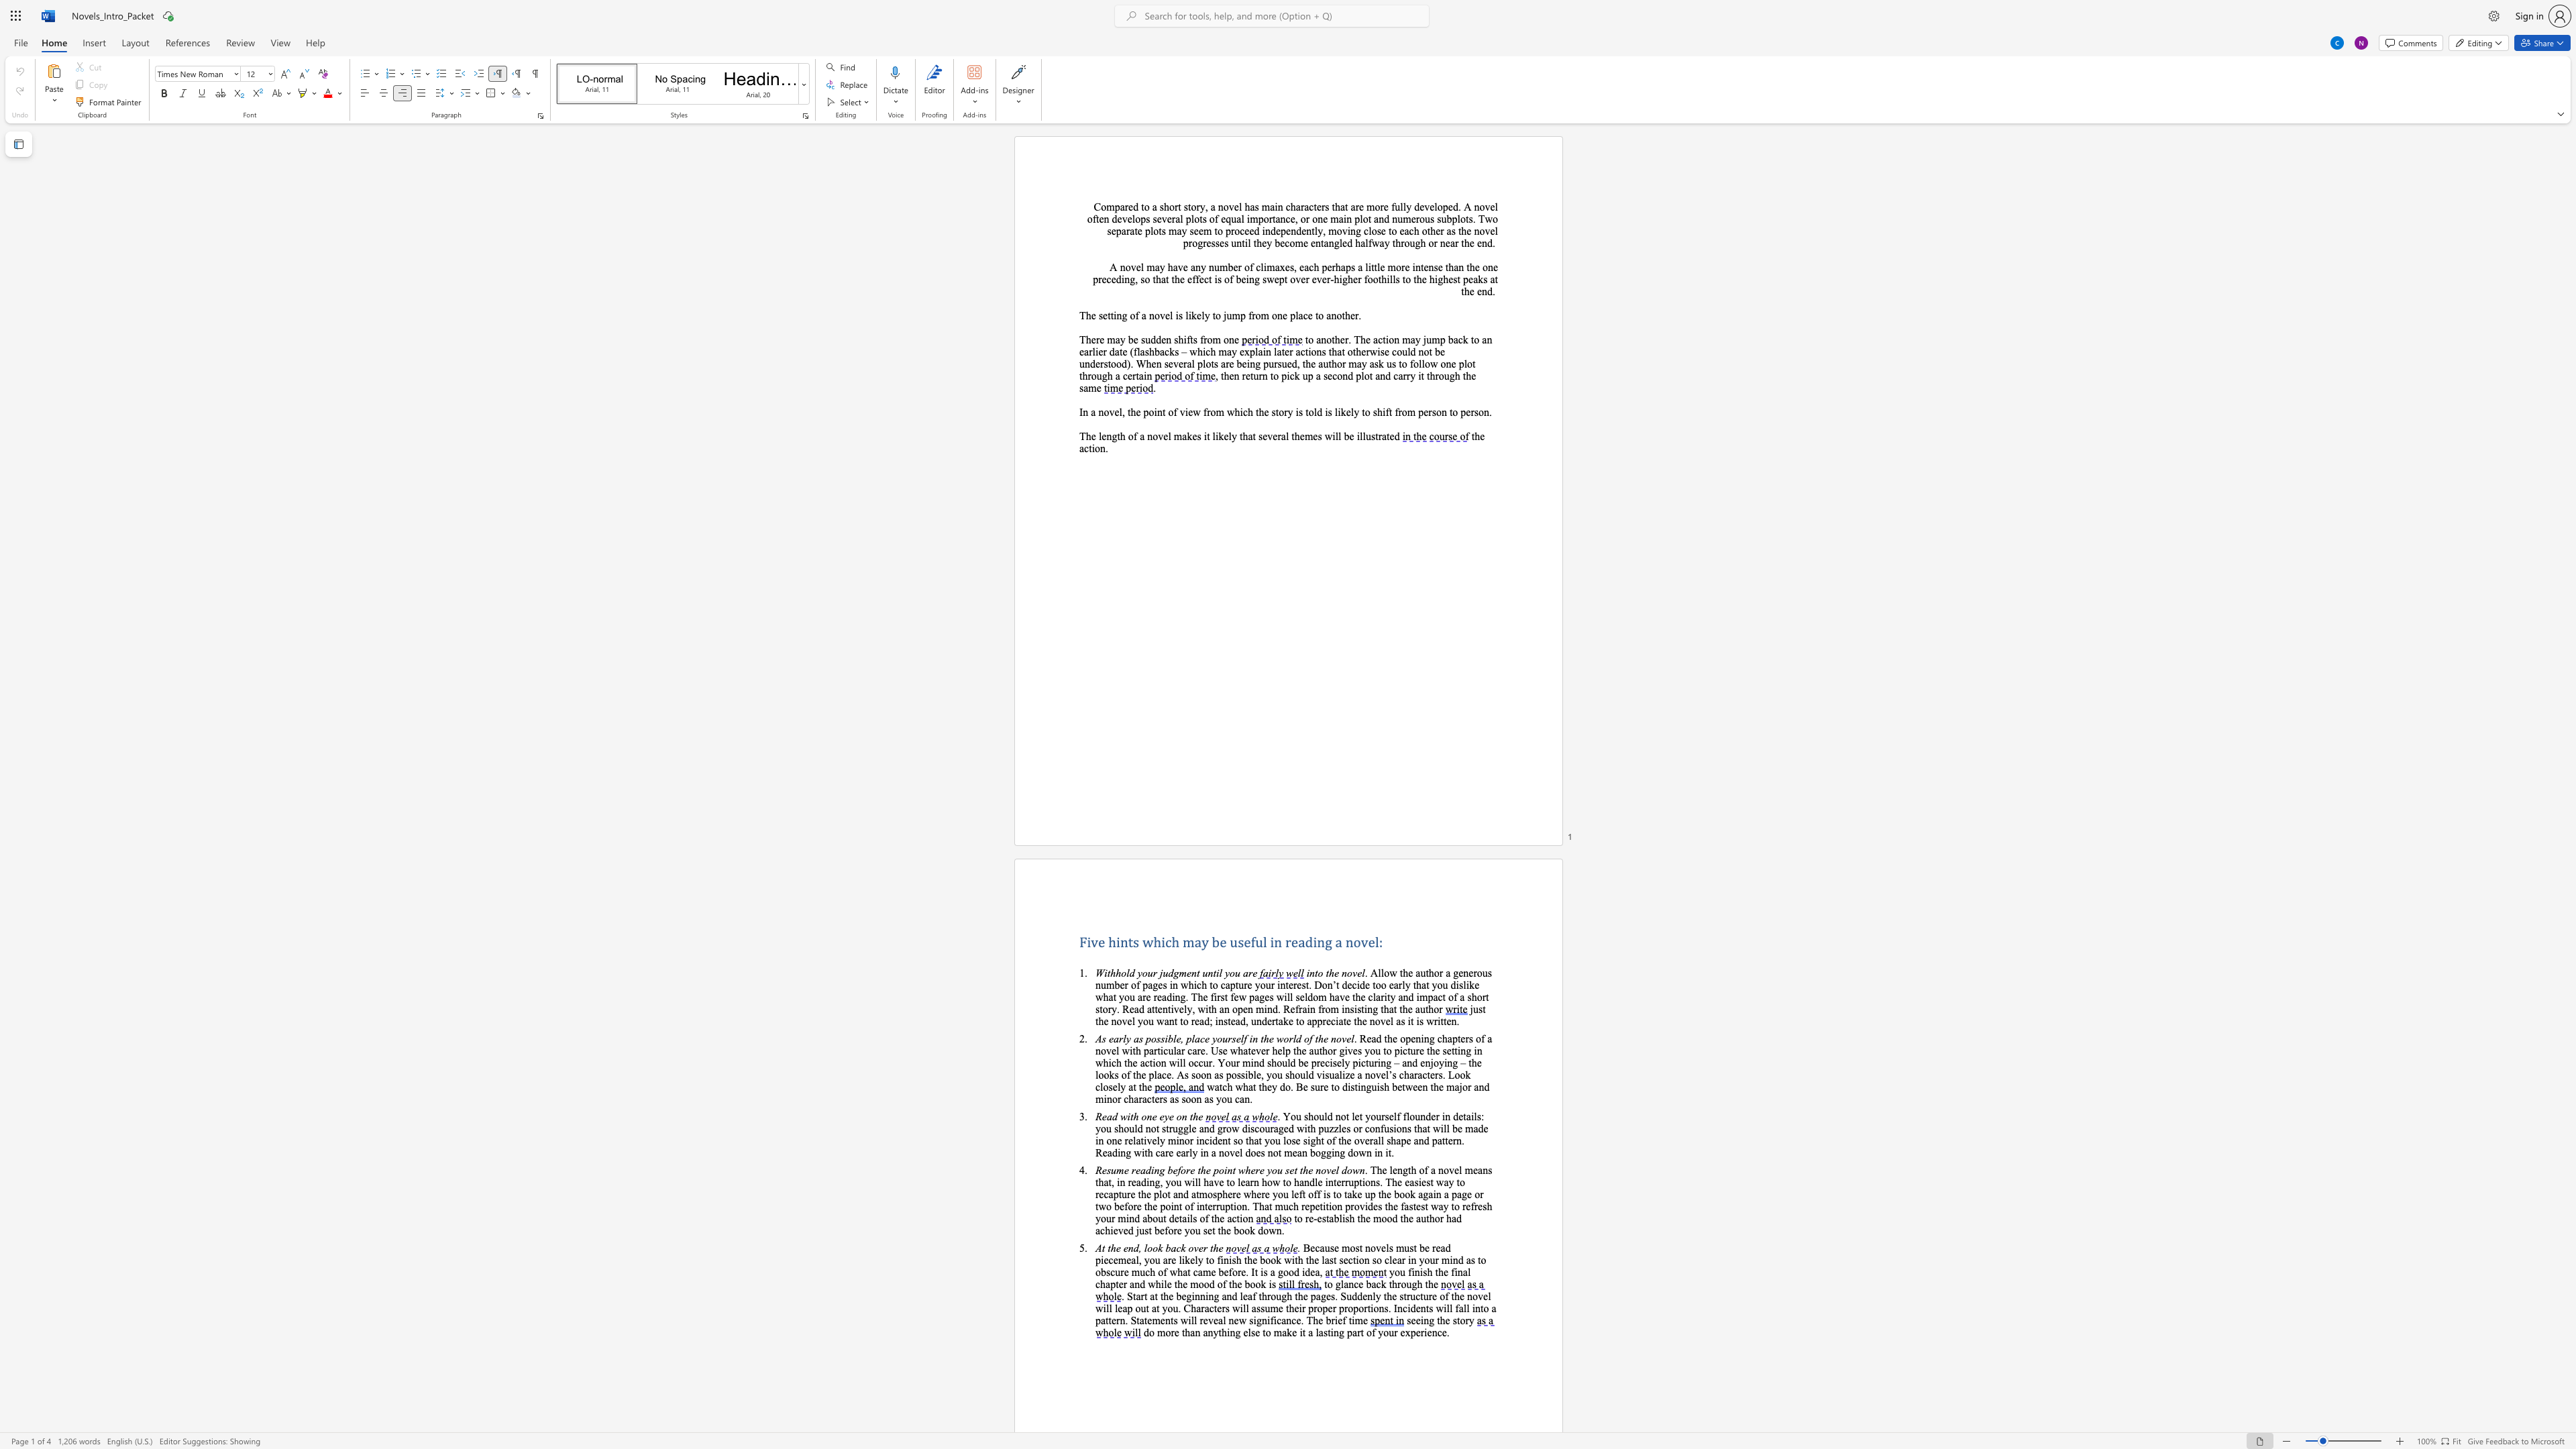 This screenshot has height=1449, width=2576. Describe the element at coordinates (1334, 972) in the screenshot. I see `the subset text "e nov" within the text "into the novel"` at that location.